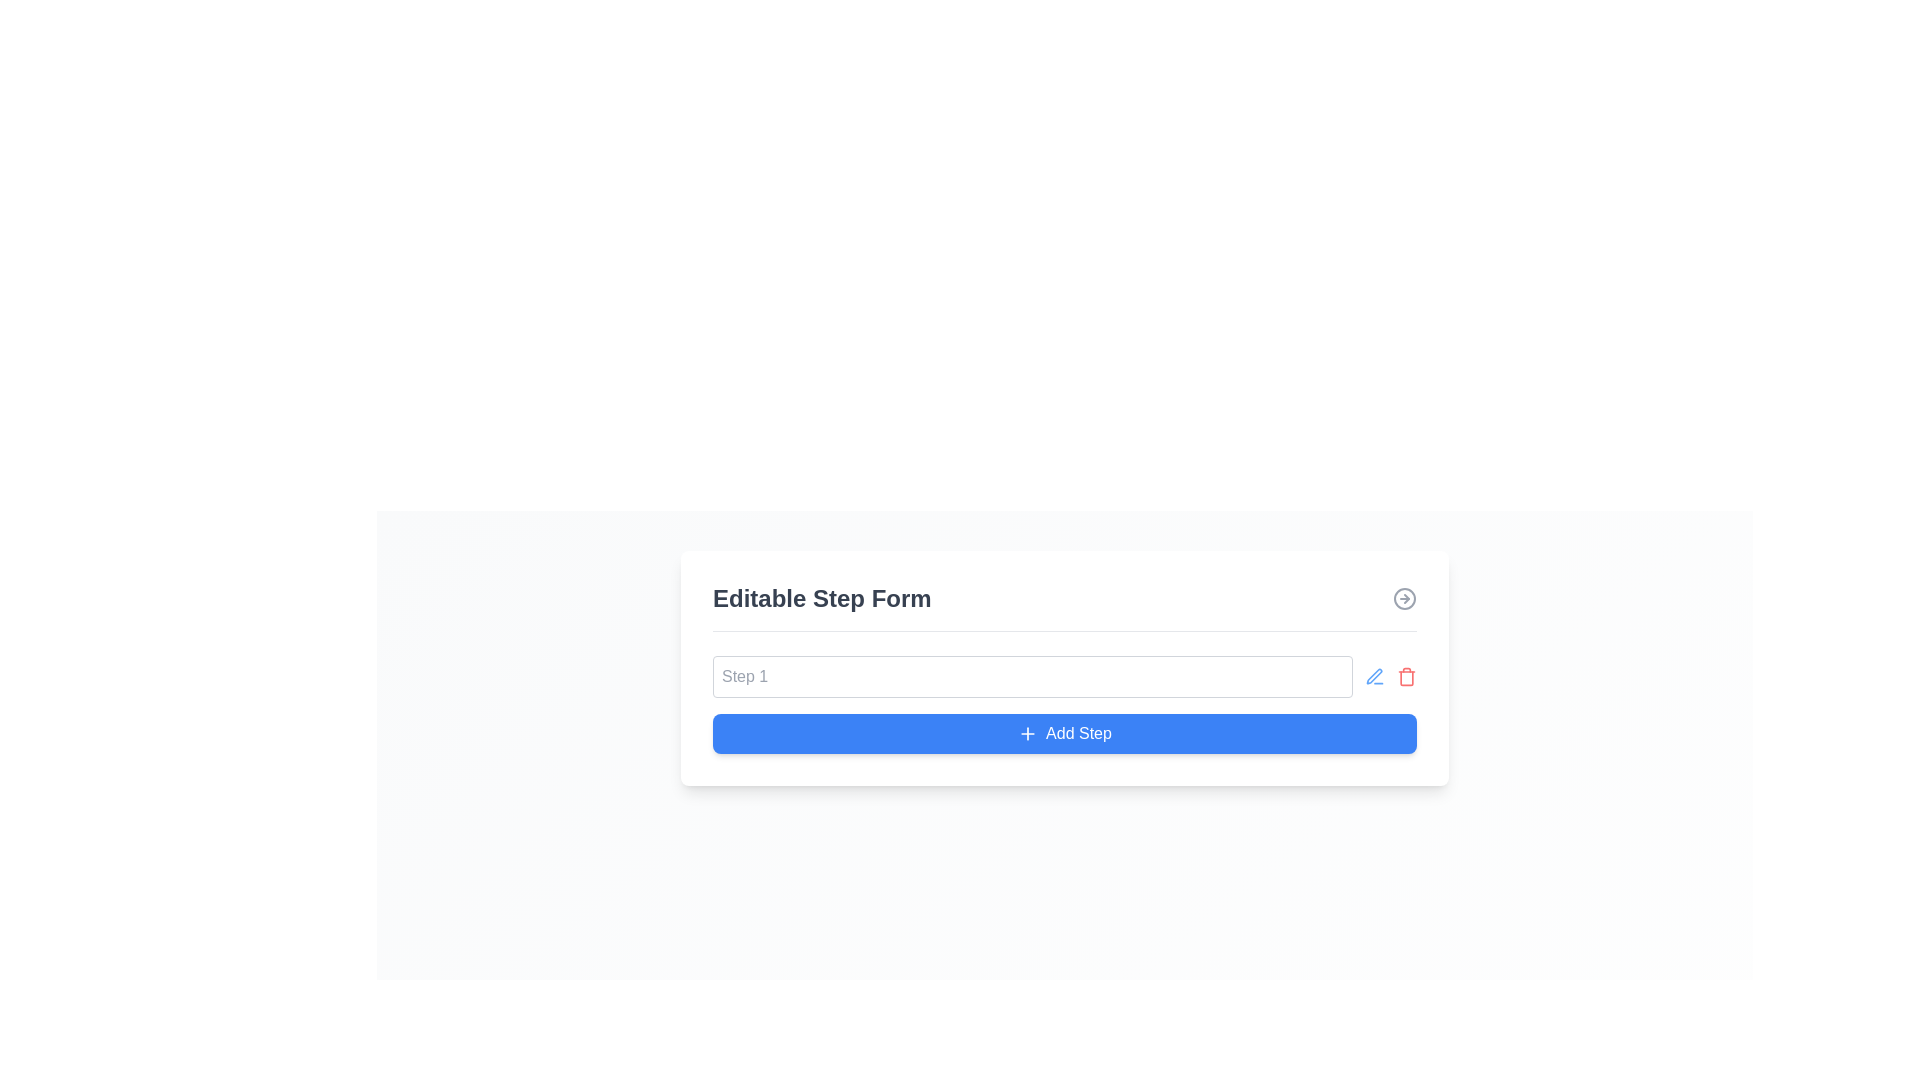 This screenshot has height=1080, width=1920. Describe the element at coordinates (1064, 733) in the screenshot. I see `the blue button labeled 'Add Step' with a plus sign icon` at that location.